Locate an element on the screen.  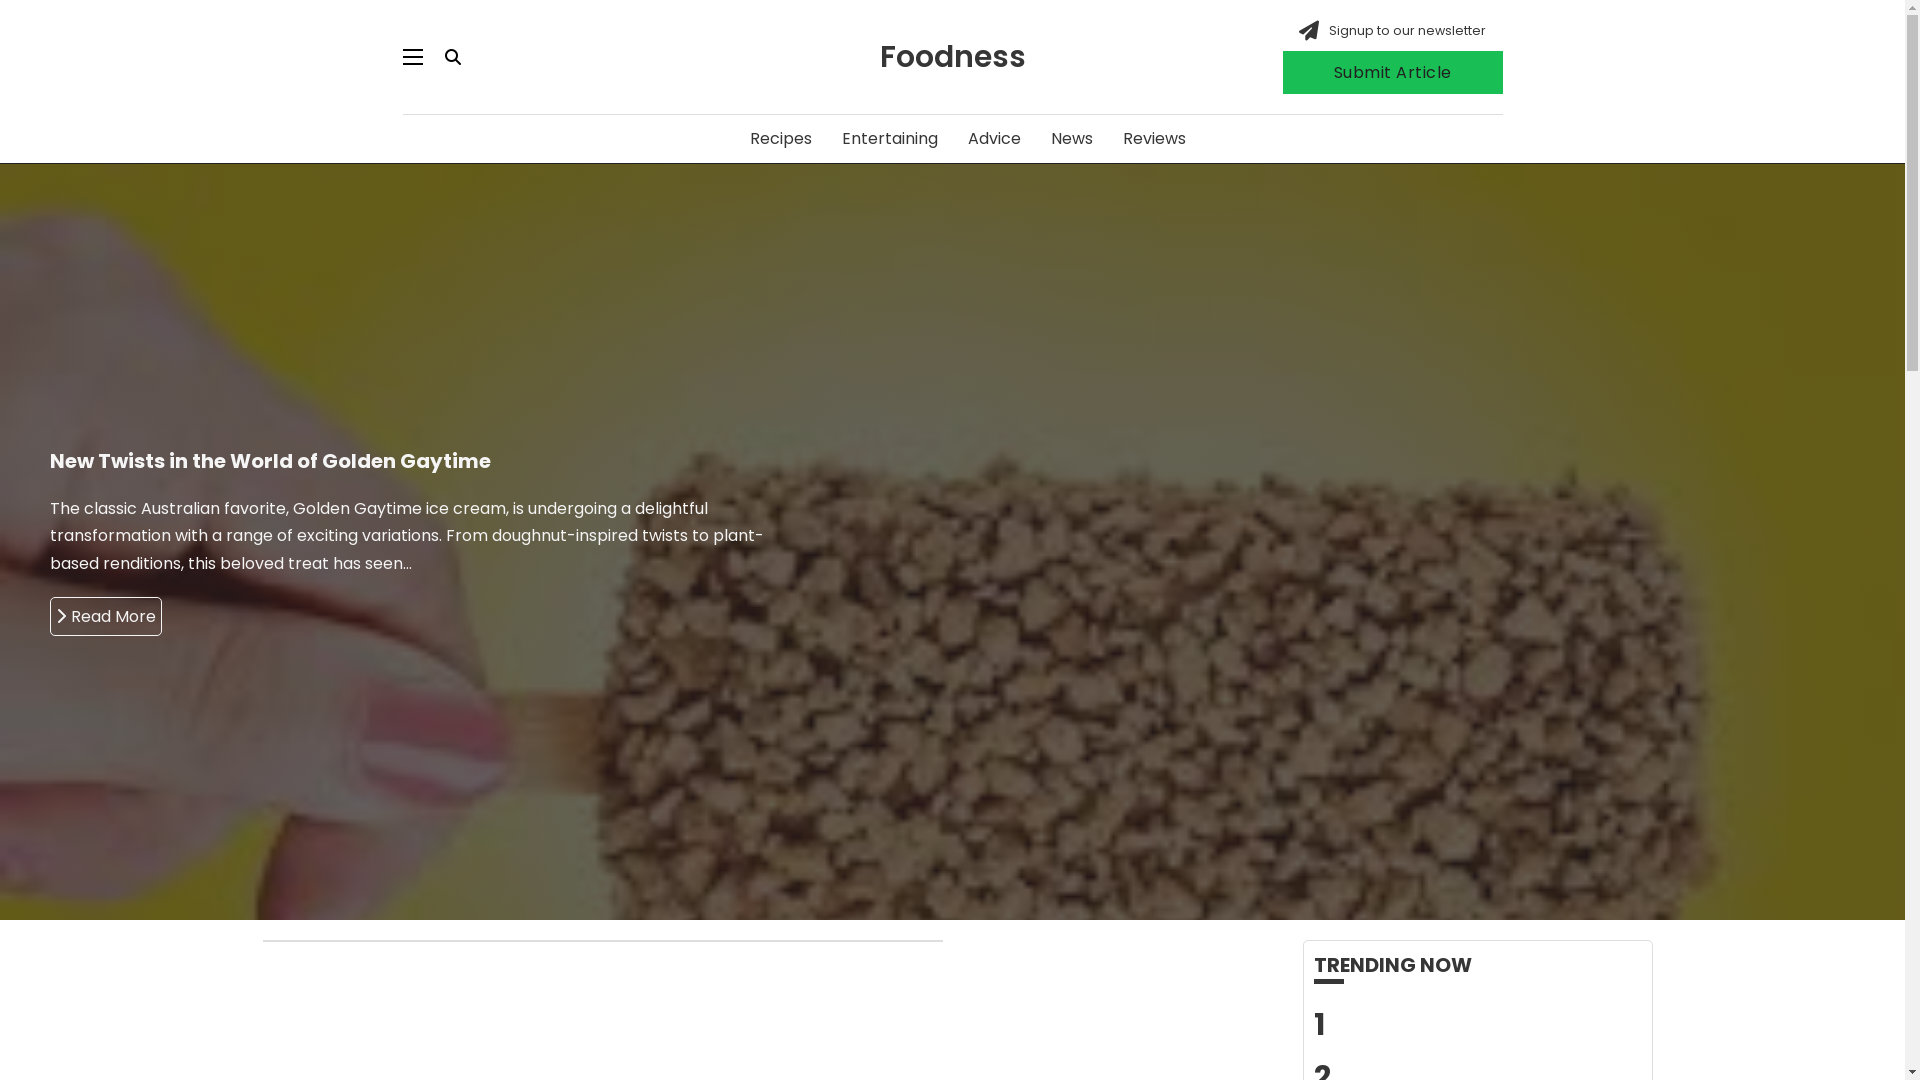
'Submit Article' is located at coordinates (1281, 71).